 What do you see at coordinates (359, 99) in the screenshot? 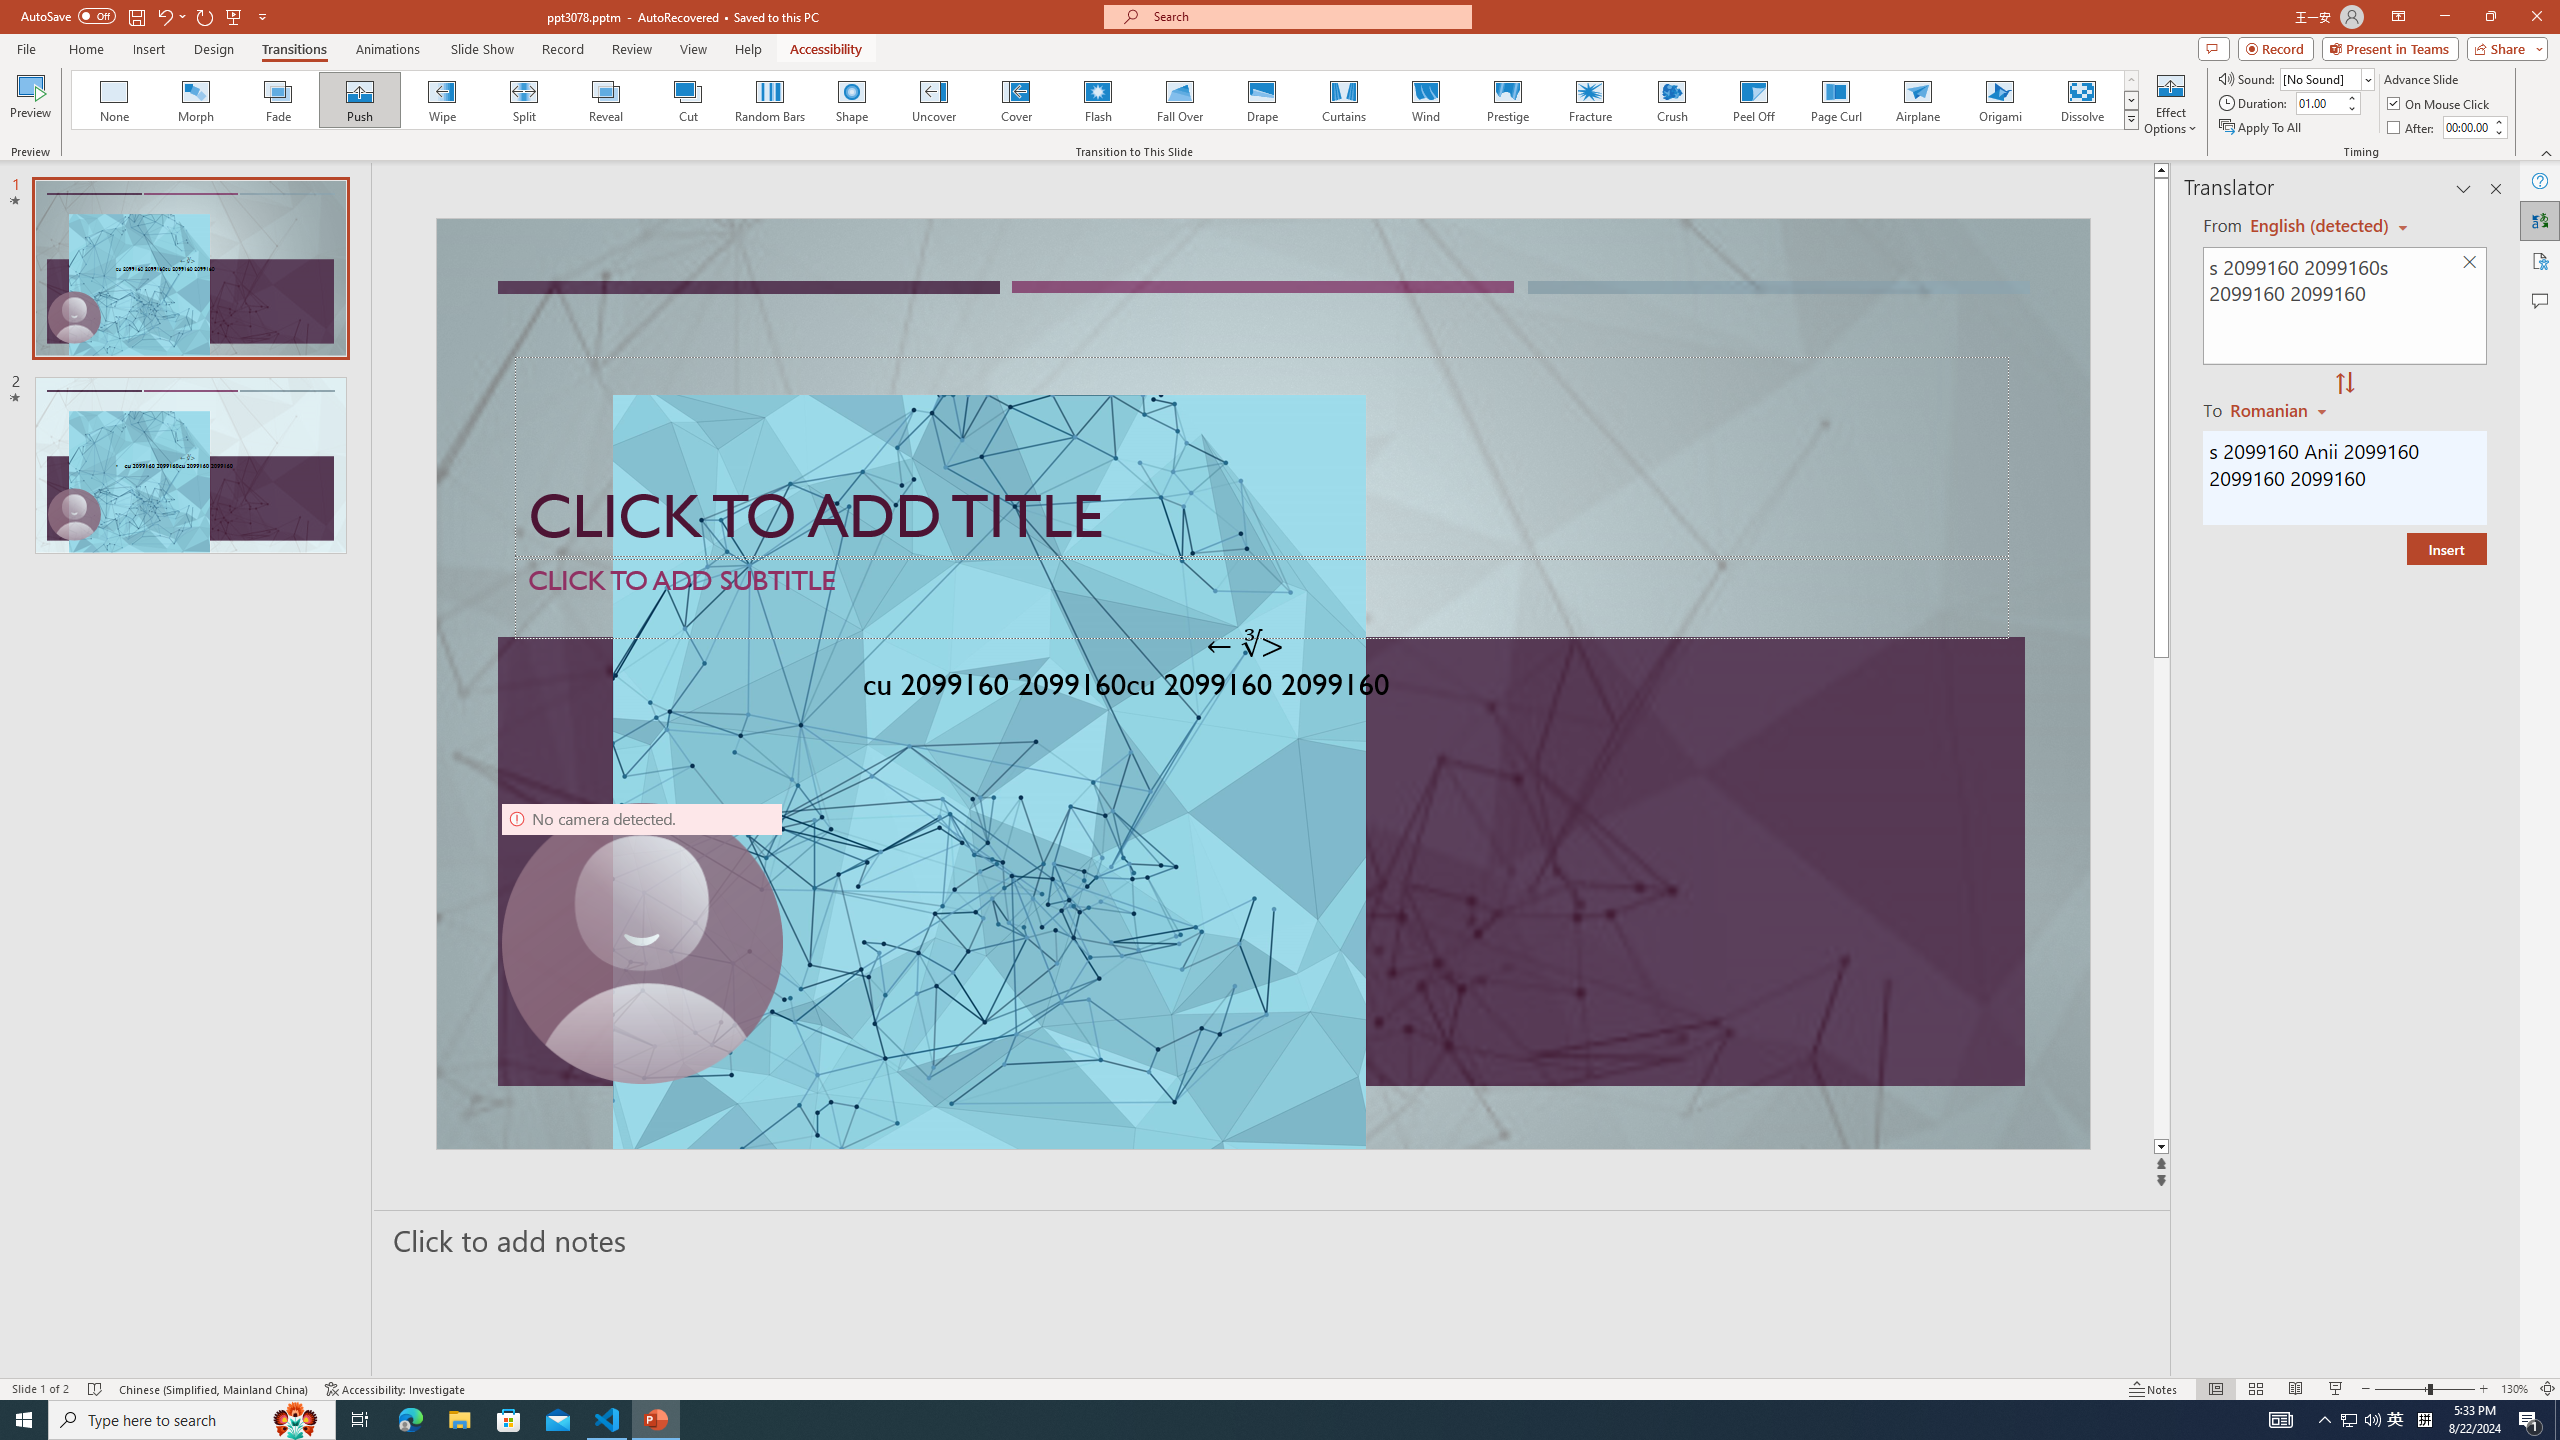
I see `'Push'` at bounding box center [359, 99].